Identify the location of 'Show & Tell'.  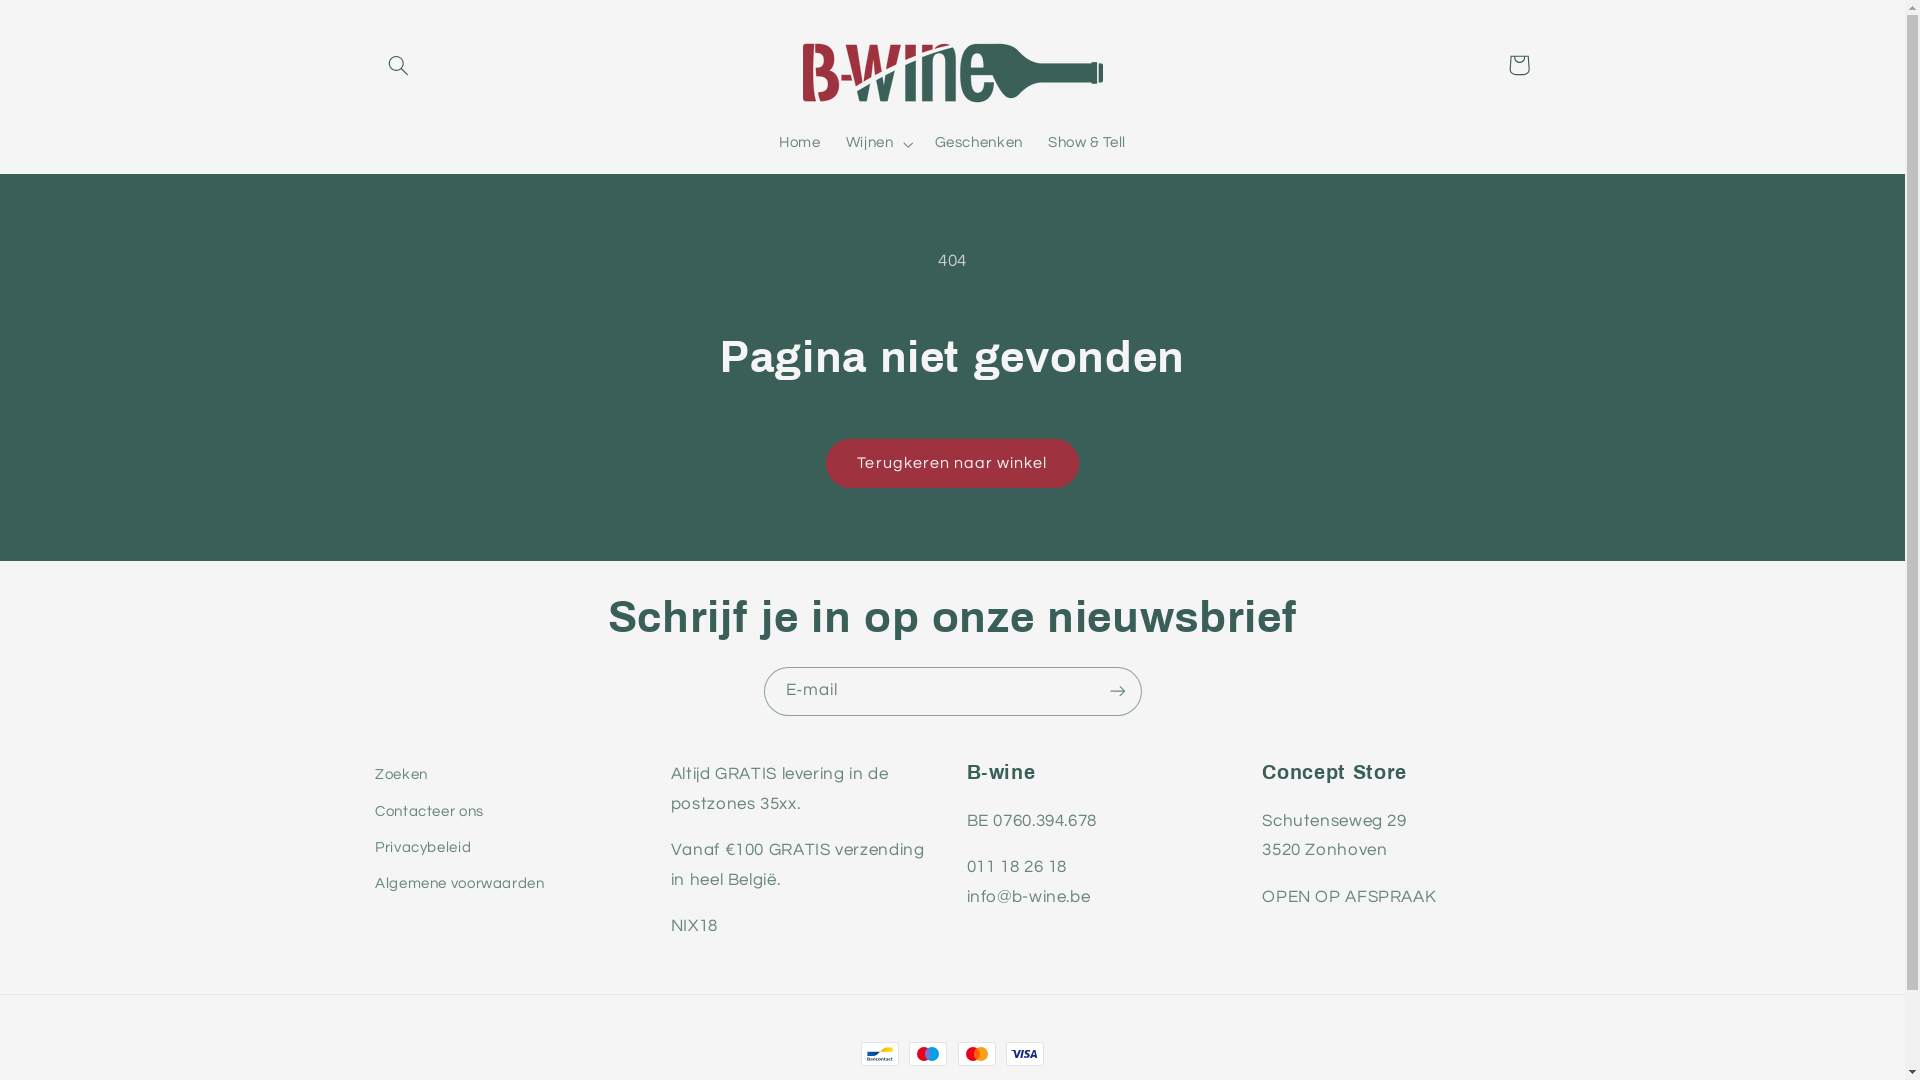
(1035, 142).